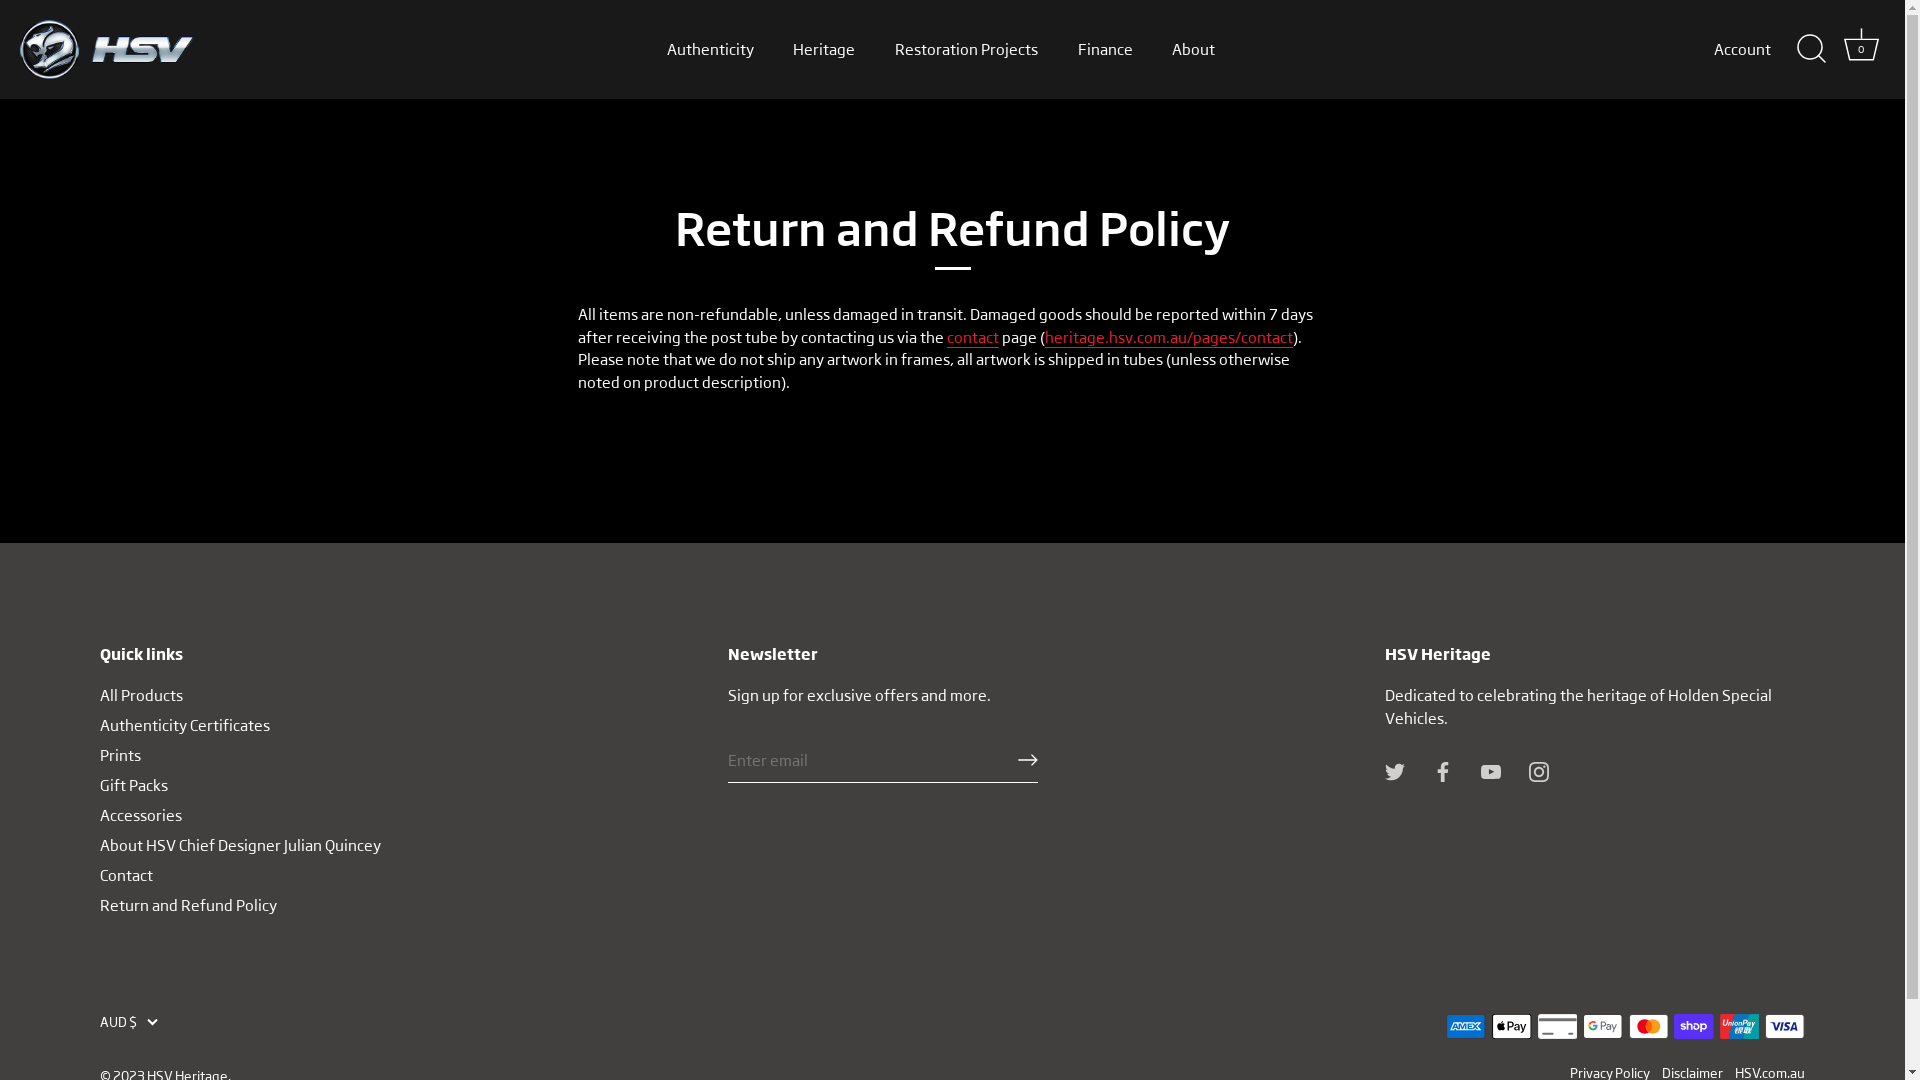  What do you see at coordinates (1528, 768) in the screenshot?
I see `'Instagram'` at bounding box center [1528, 768].